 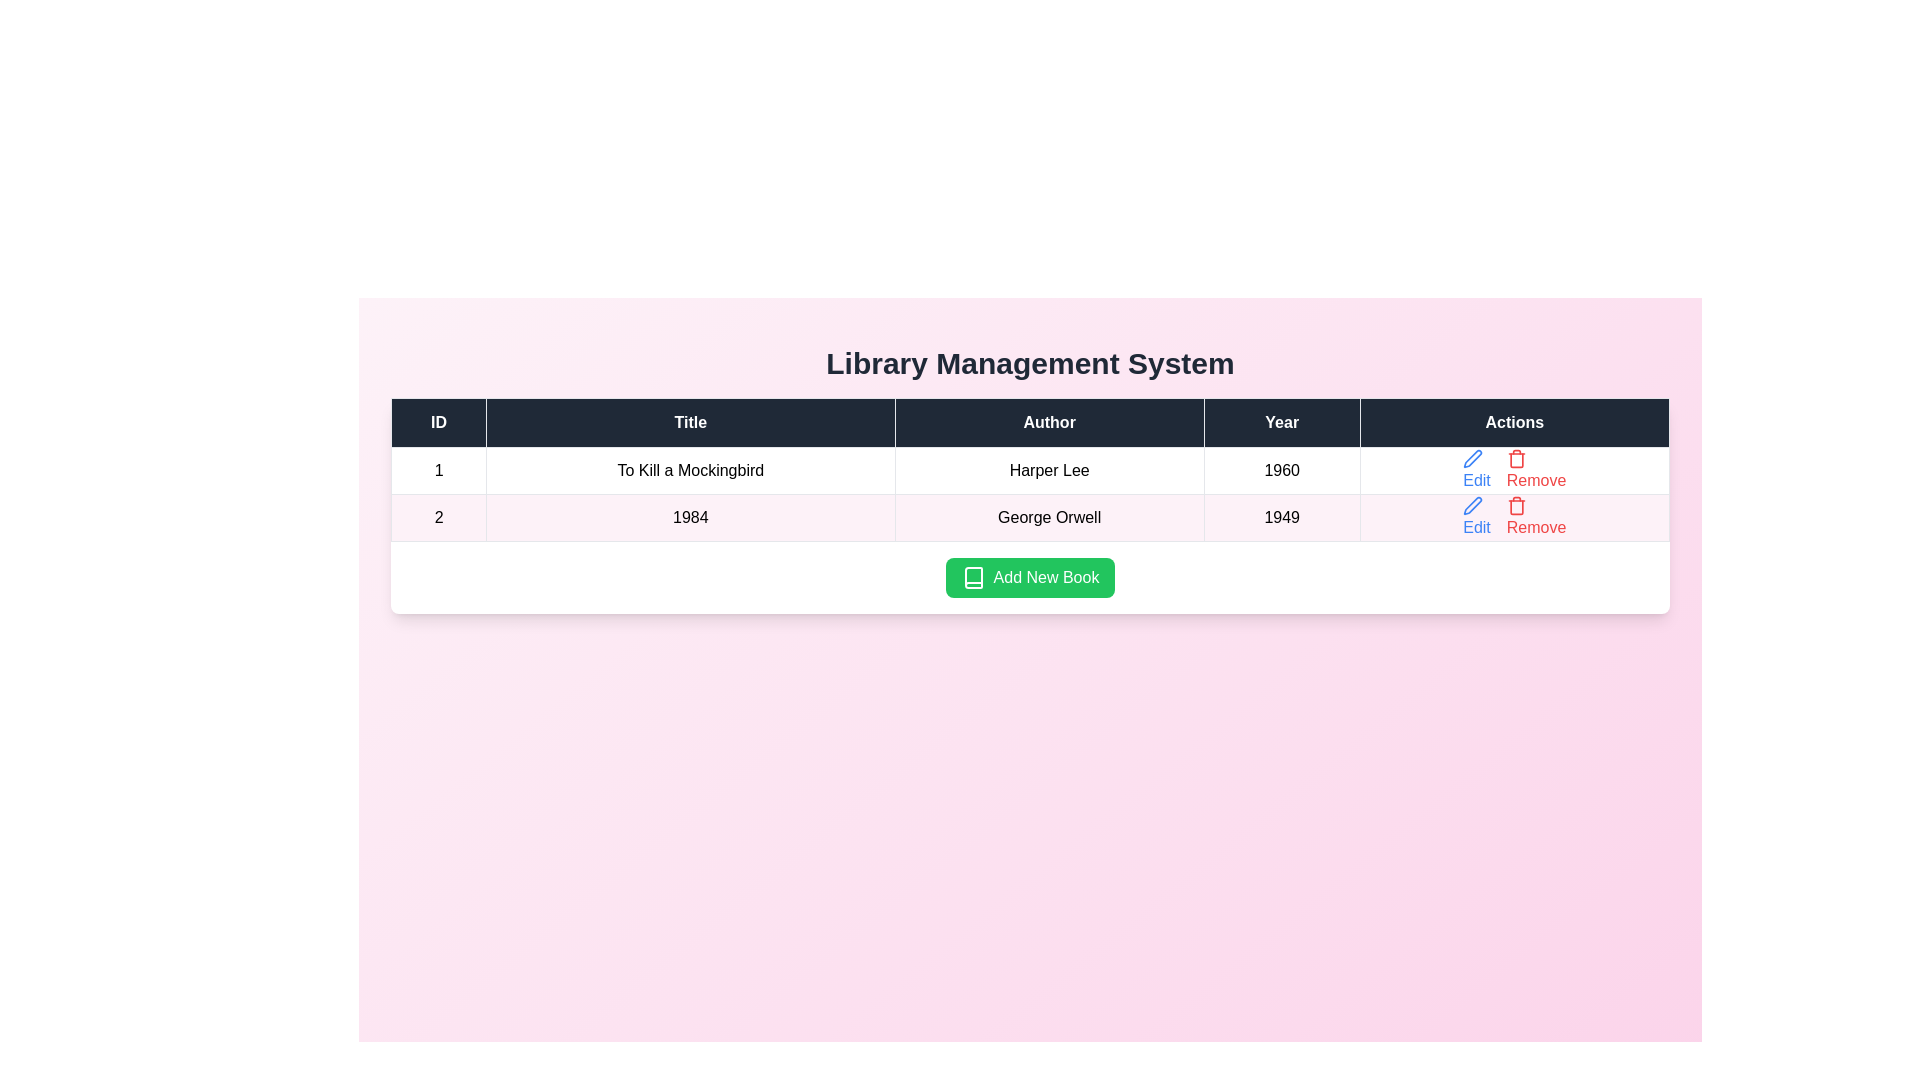 What do you see at coordinates (1514, 470) in the screenshot?
I see `the 'Remove' option in the Actions column of the first data row` at bounding box center [1514, 470].